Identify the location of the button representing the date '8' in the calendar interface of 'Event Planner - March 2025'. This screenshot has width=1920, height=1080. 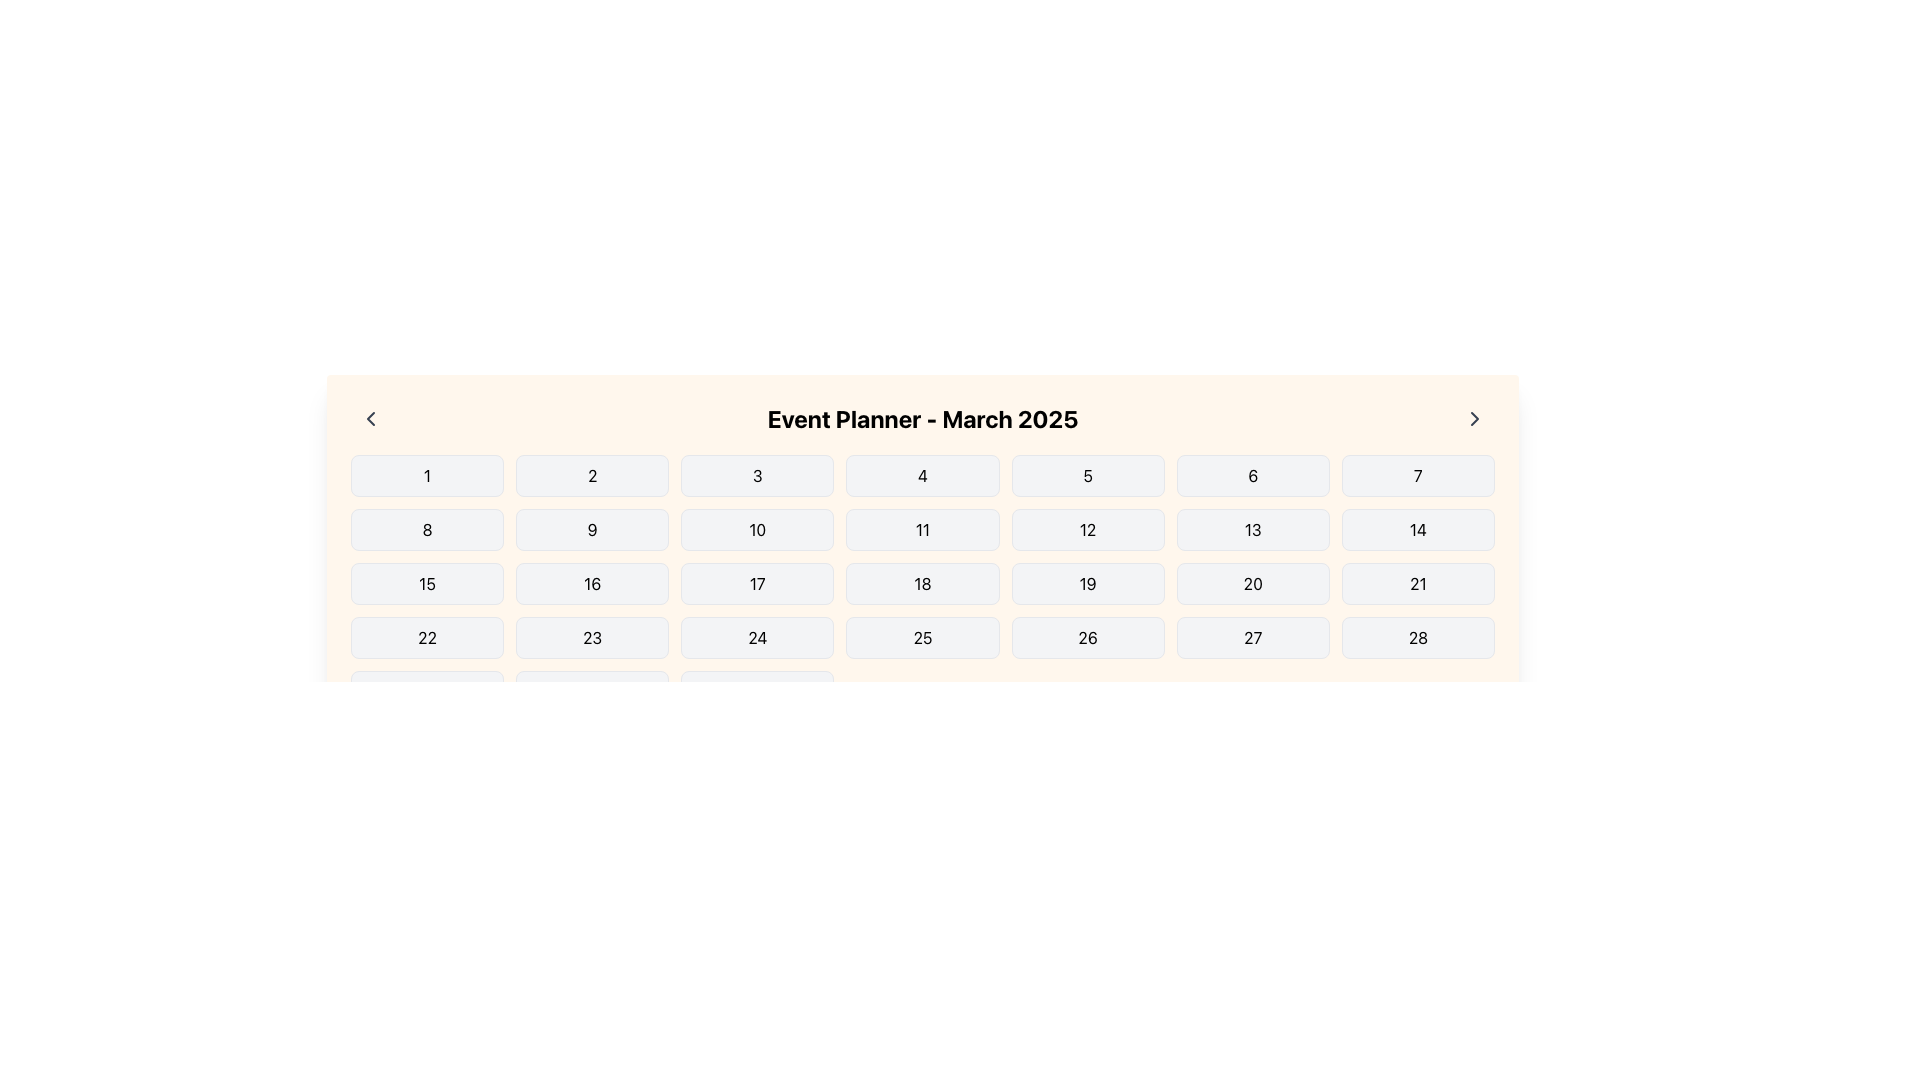
(426, 528).